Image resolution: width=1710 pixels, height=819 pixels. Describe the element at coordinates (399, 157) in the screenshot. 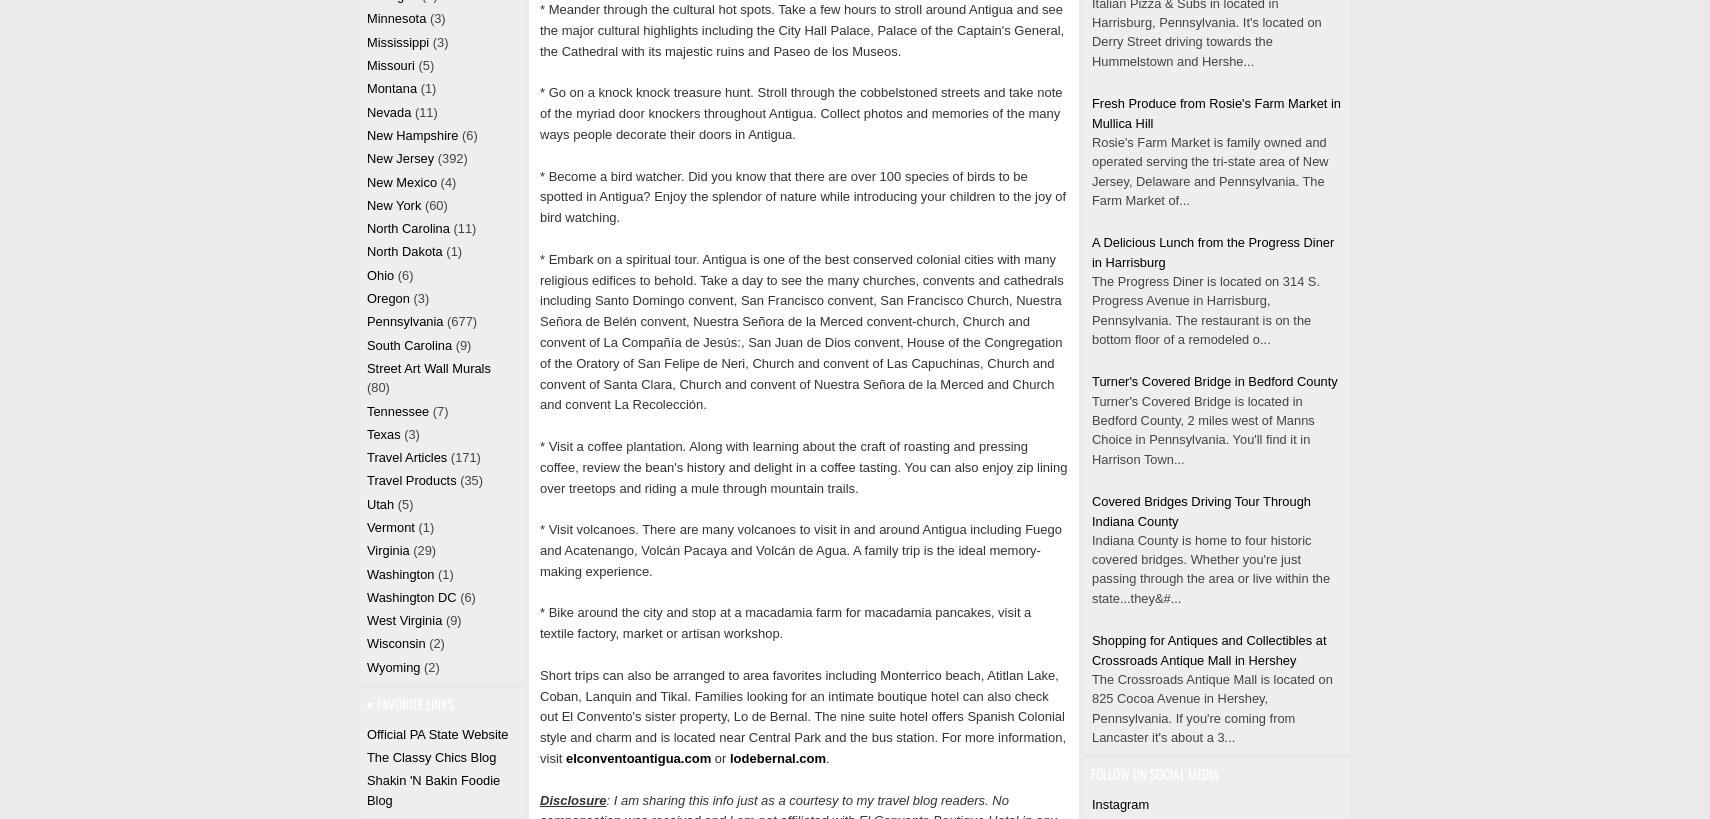

I see `'New Jersey'` at that location.